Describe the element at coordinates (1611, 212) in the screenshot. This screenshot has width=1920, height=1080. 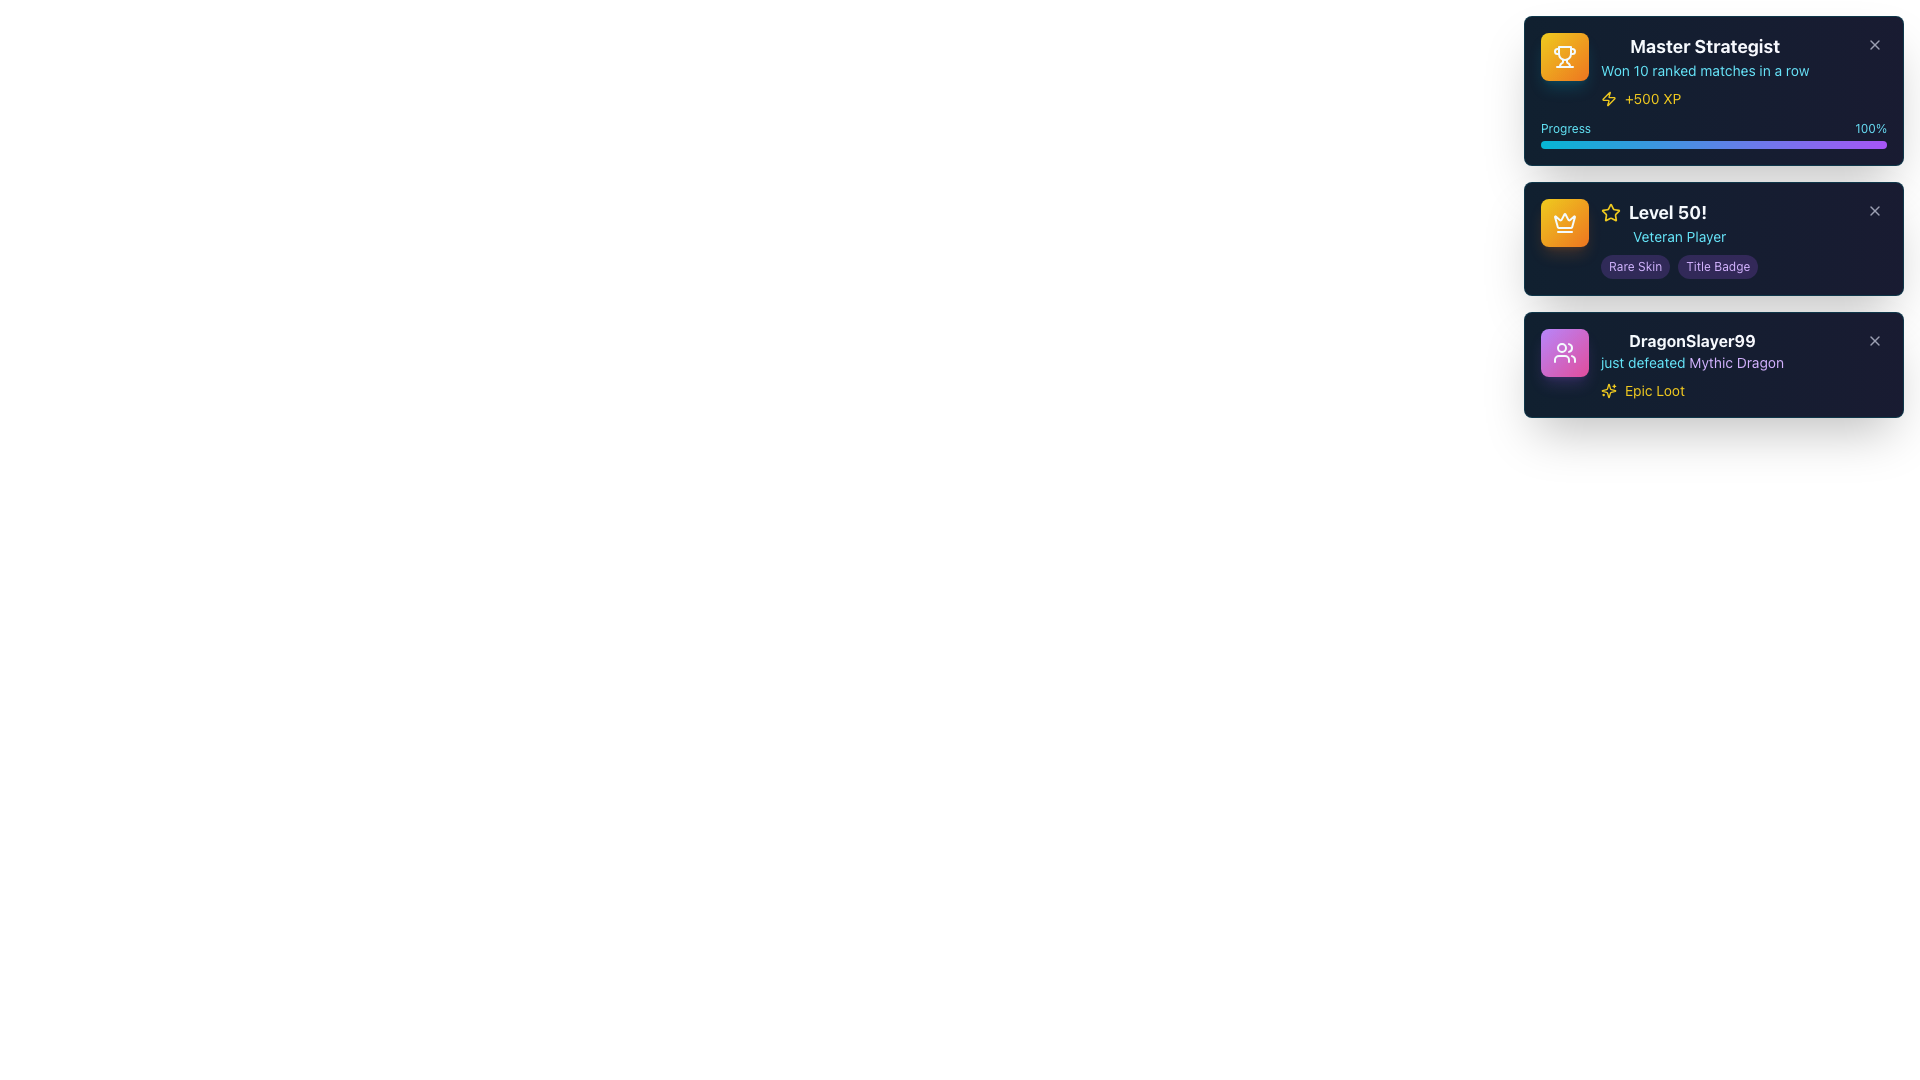
I see `the achievement icon located to the left of the 'Level 50!' text` at that location.